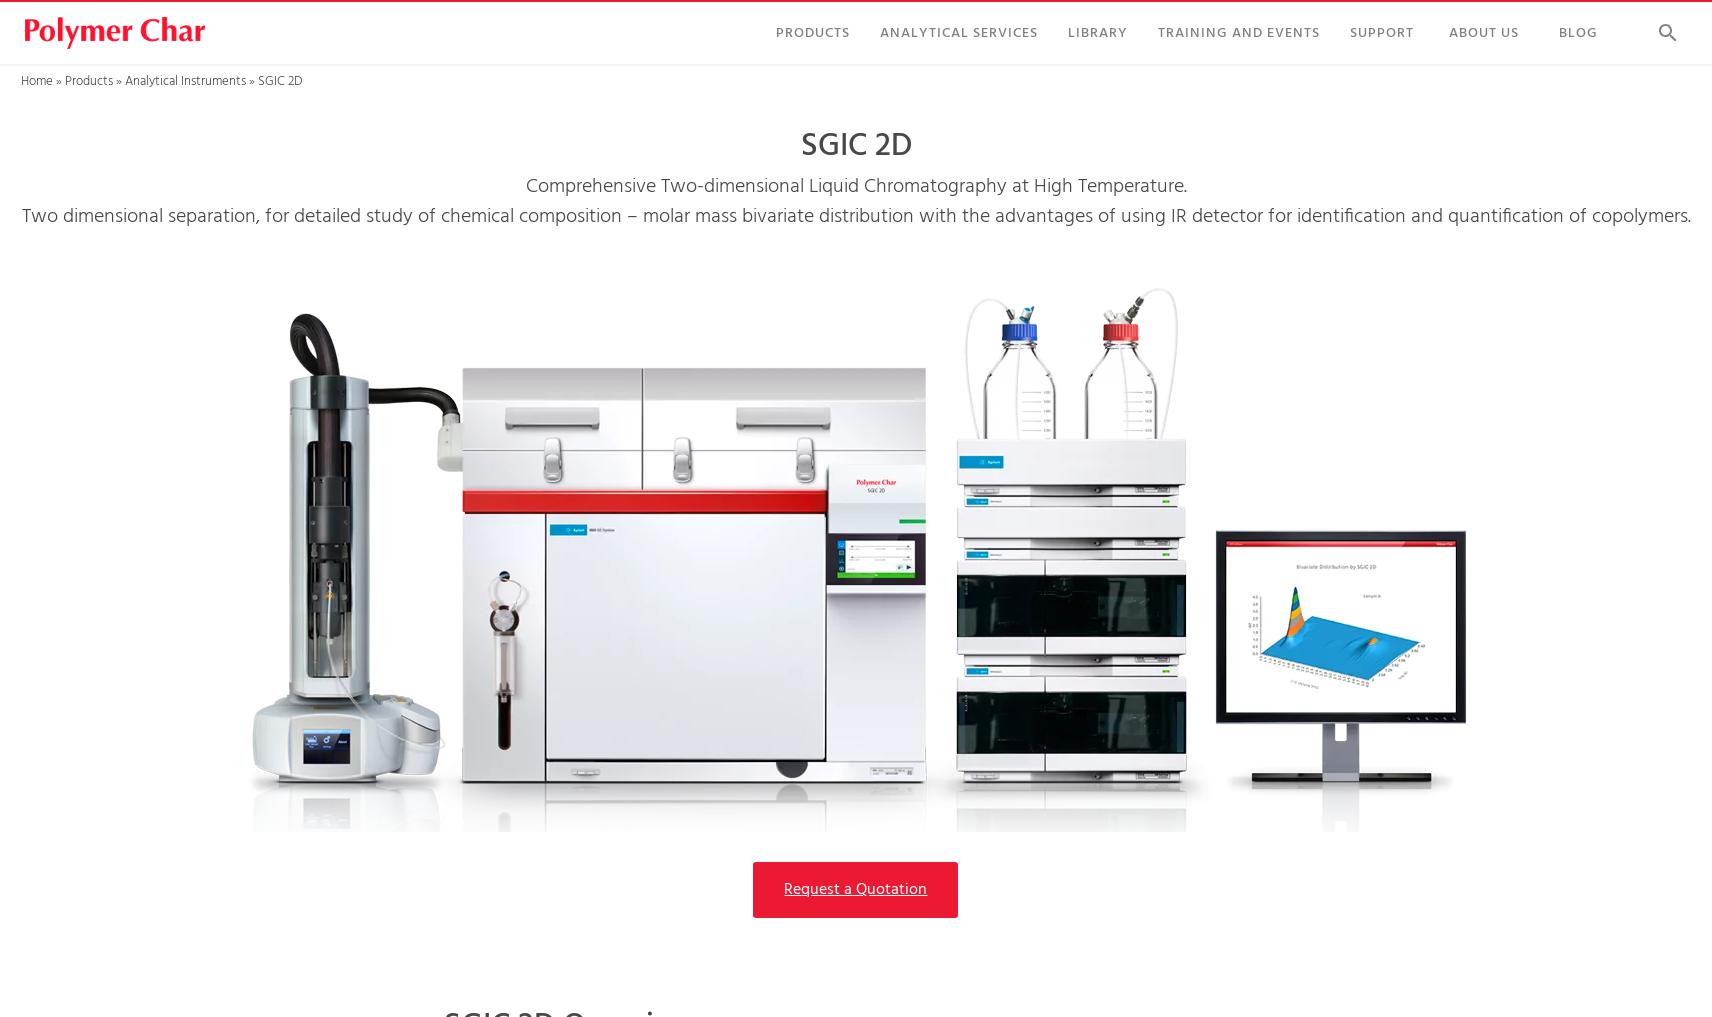 The width and height of the screenshot is (1712, 1017). What do you see at coordinates (35, 81) in the screenshot?
I see `'Home'` at bounding box center [35, 81].